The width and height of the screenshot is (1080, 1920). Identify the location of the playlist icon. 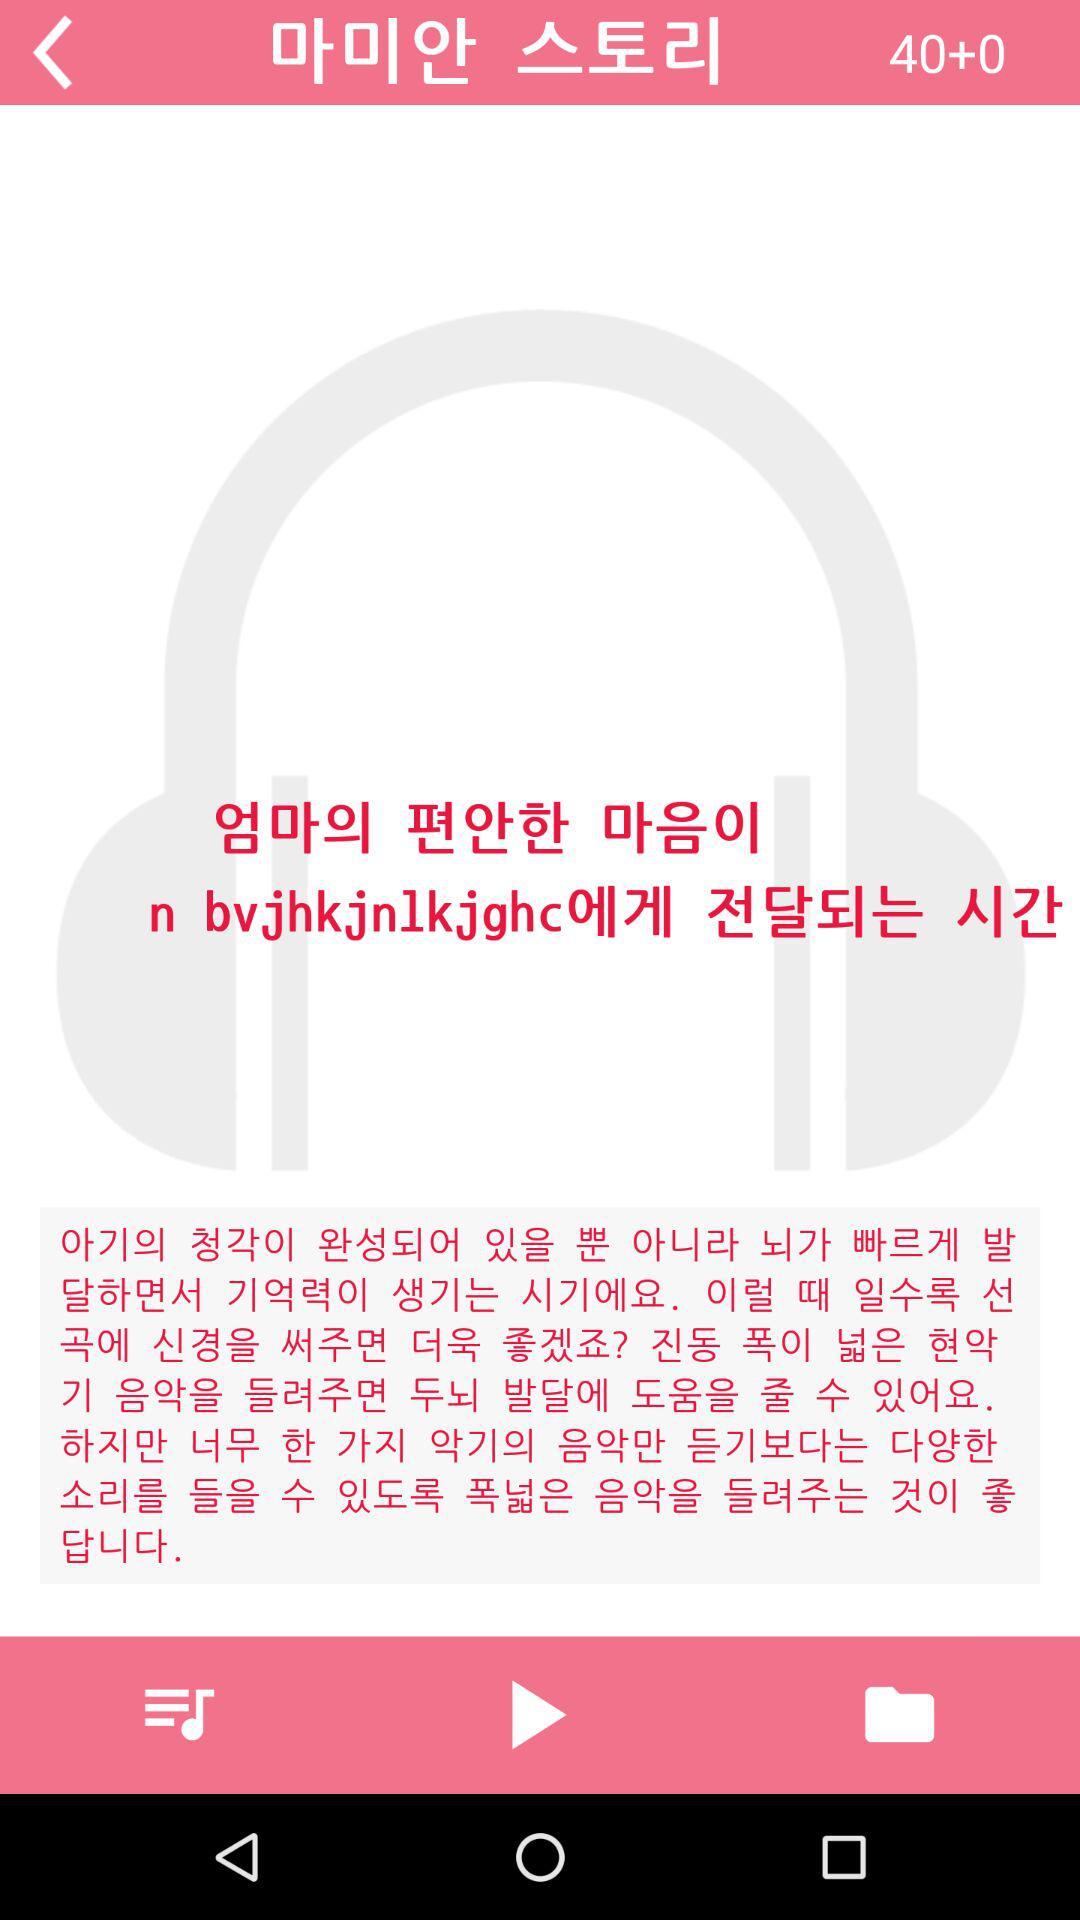
(178, 1835).